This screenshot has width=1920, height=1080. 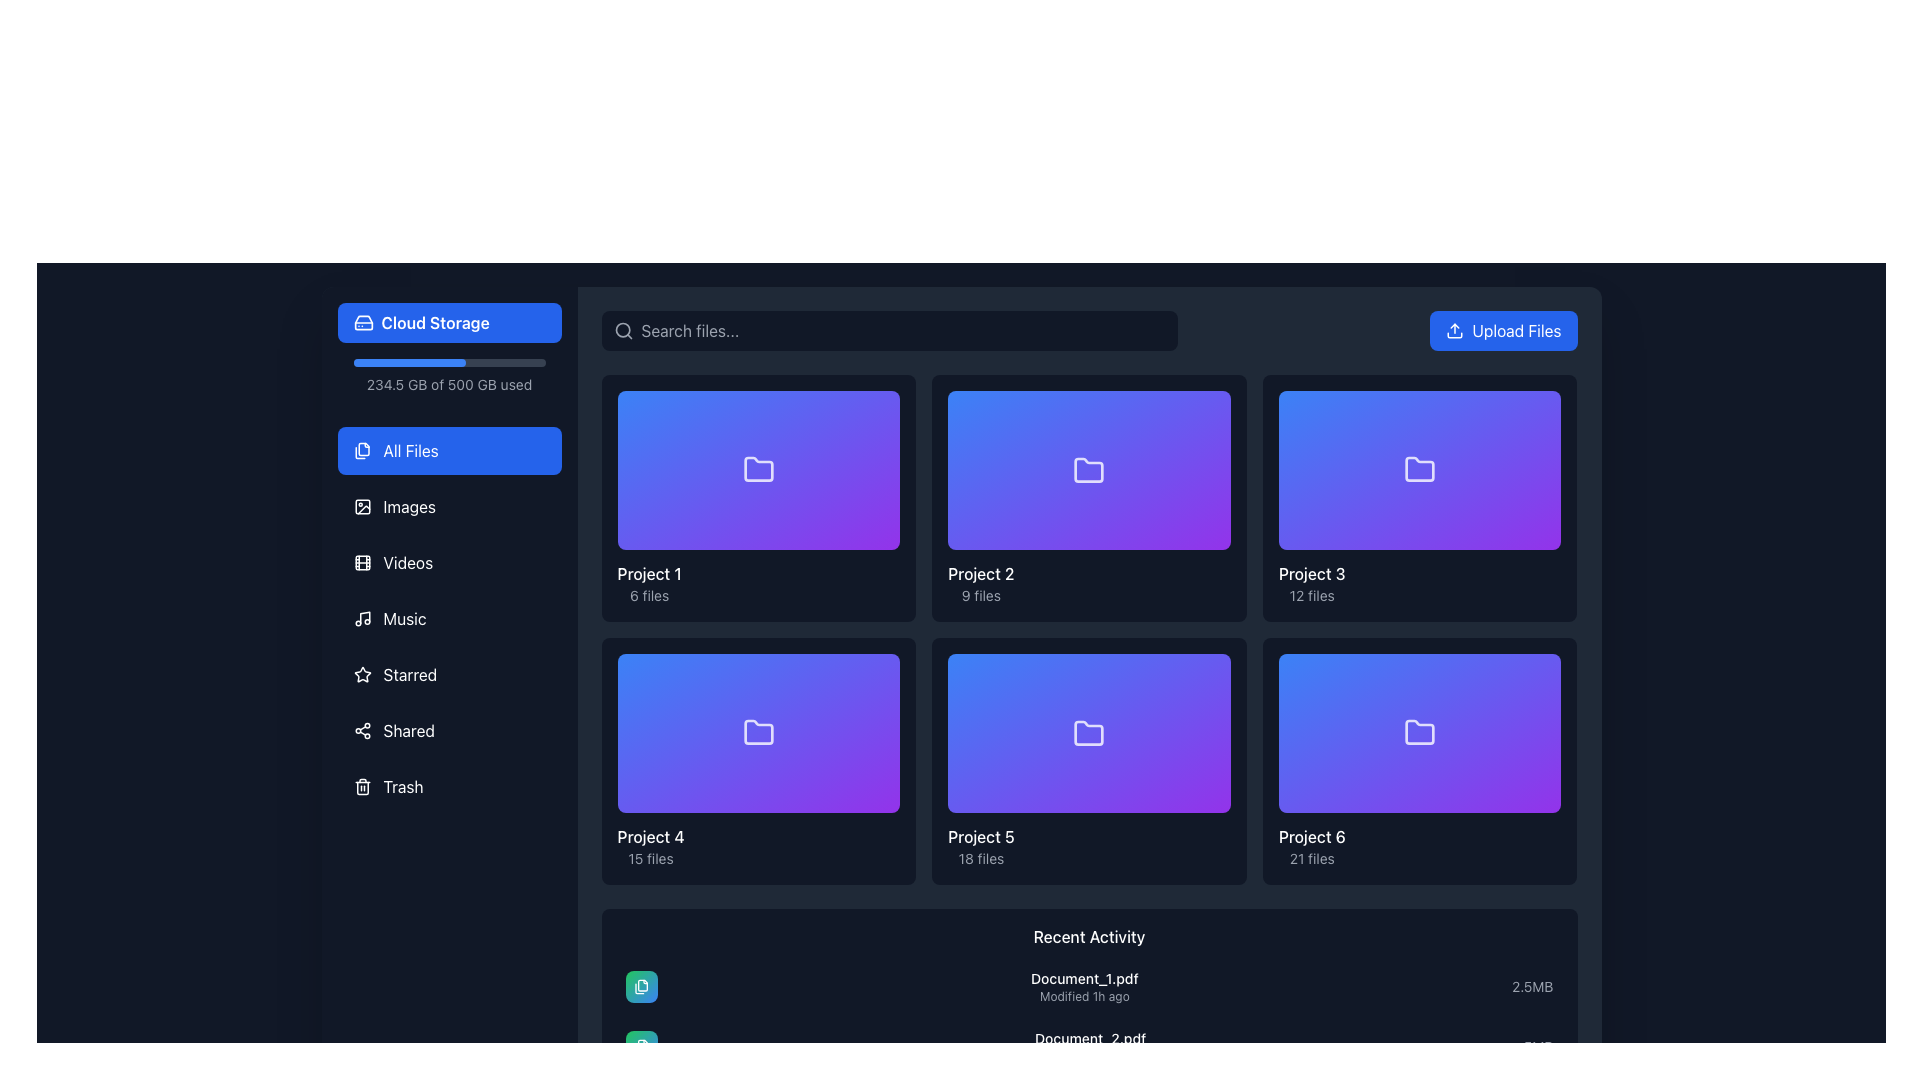 What do you see at coordinates (1312, 583) in the screenshot?
I see `the text label pair for 'Project 3' located in the rightmost column of the second row in the grid layout` at bounding box center [1312, 583].